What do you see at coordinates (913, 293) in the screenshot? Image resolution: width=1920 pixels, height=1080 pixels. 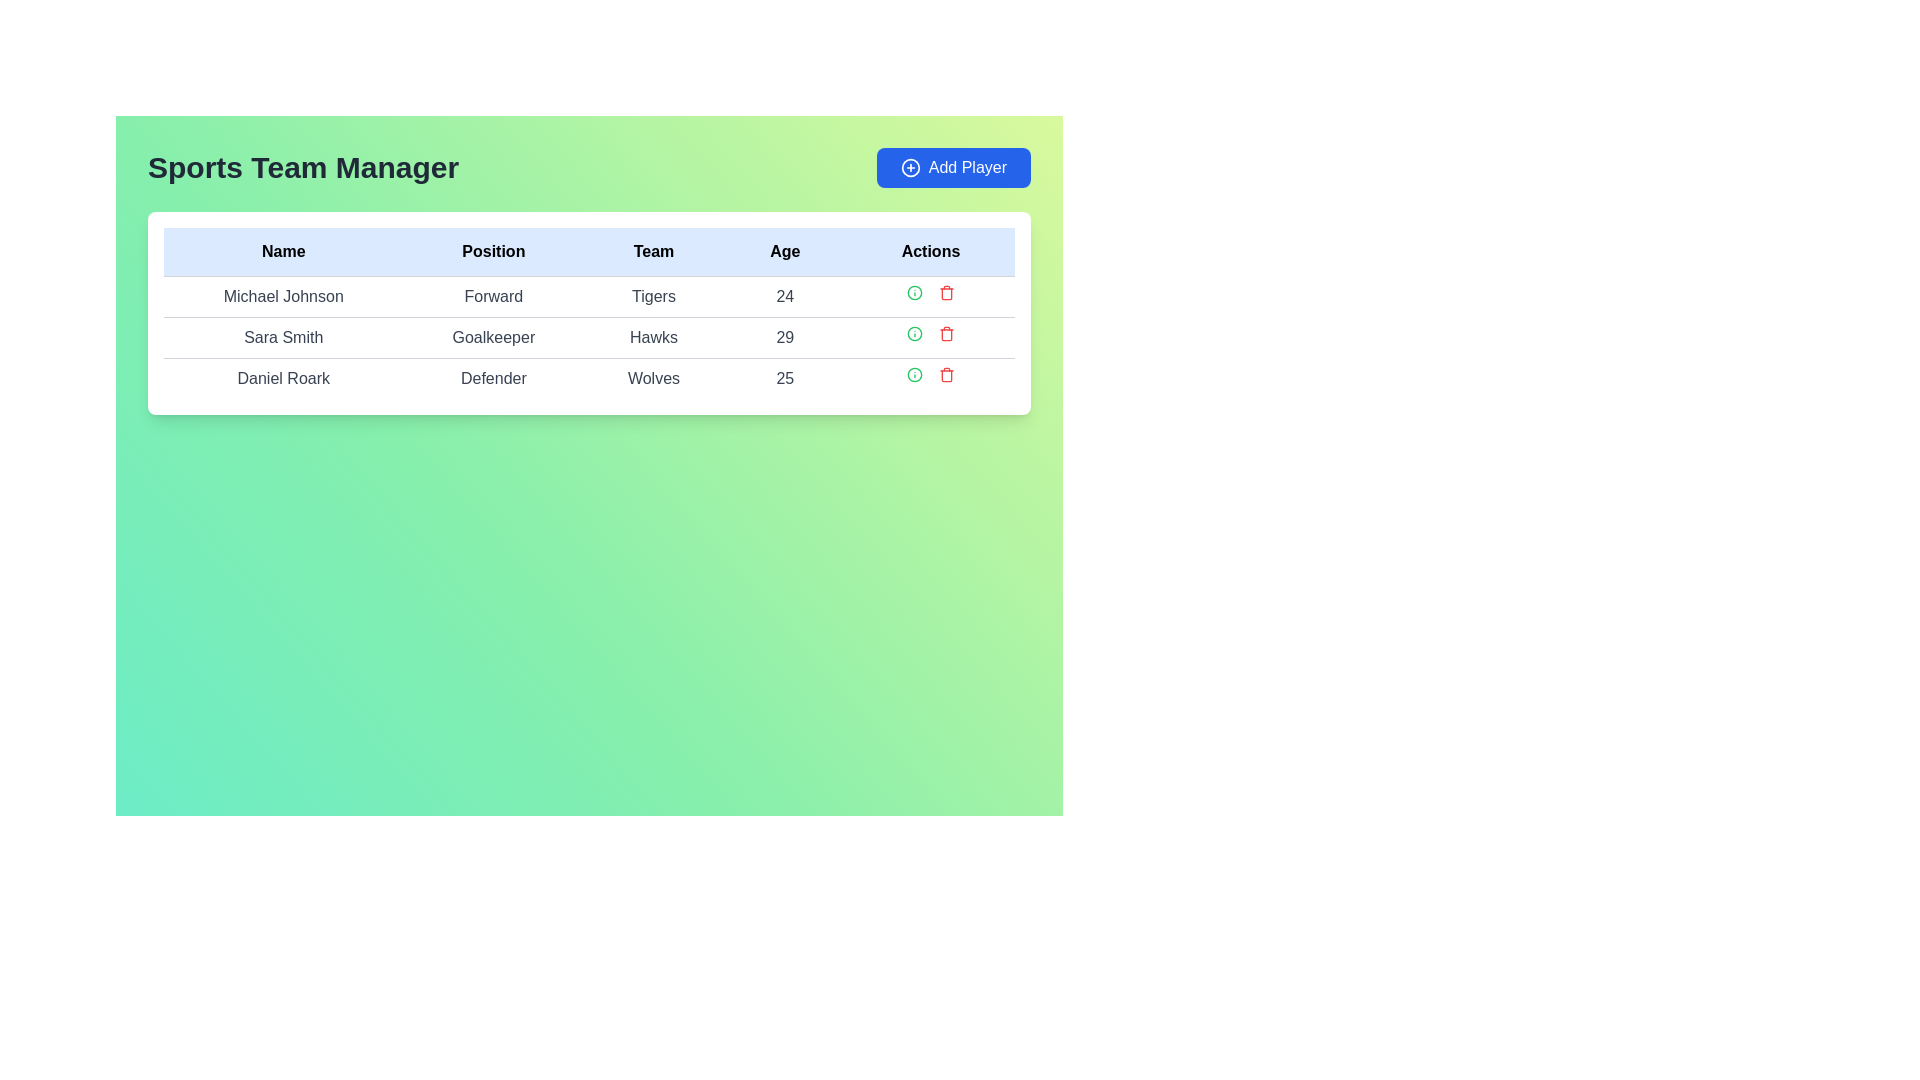 I see `the Icon button located in the 'Actions' column of the second row of the table, which is immediately to the left of a red trash bin icon` at bounding box center [913, 293].